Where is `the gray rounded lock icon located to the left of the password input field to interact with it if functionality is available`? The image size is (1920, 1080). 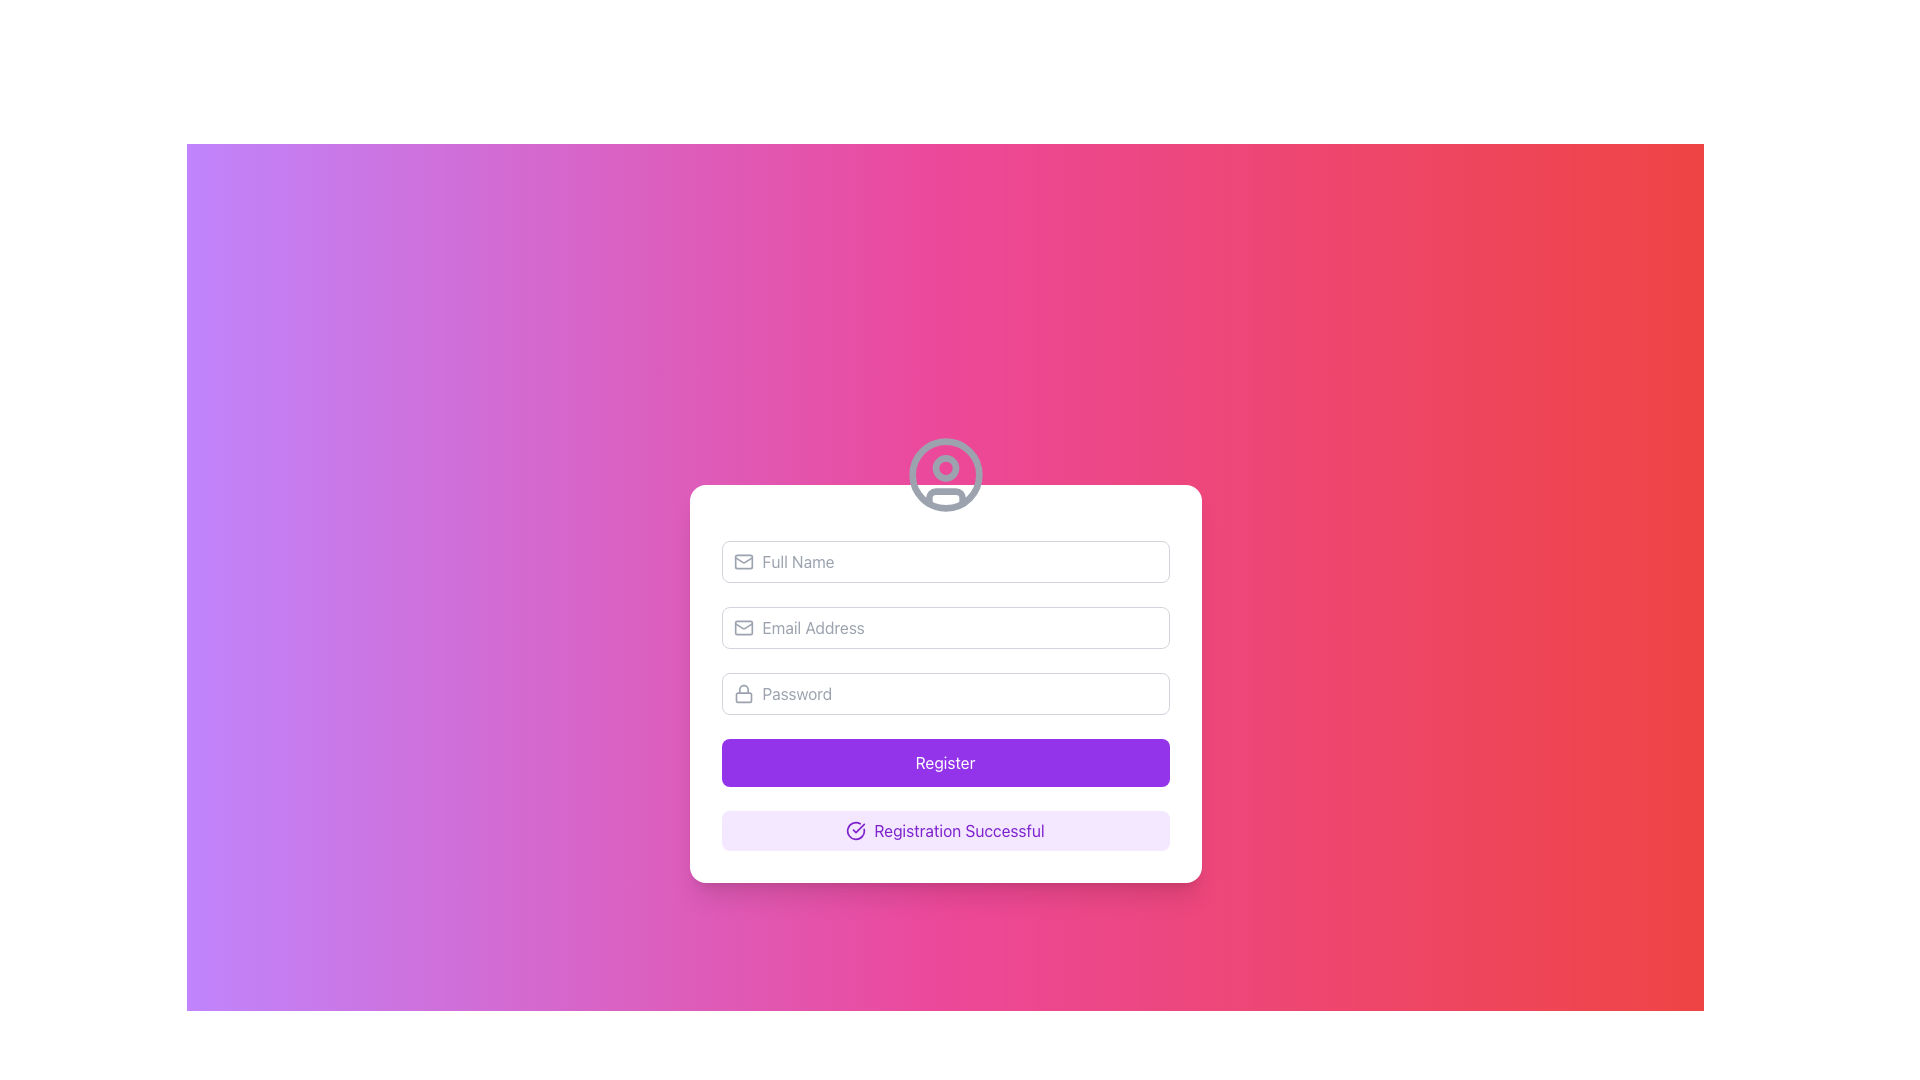
the gray rounded lock icon located to the left of the password input field to interact with it if functionality is available is located at coordinates (742, 693).